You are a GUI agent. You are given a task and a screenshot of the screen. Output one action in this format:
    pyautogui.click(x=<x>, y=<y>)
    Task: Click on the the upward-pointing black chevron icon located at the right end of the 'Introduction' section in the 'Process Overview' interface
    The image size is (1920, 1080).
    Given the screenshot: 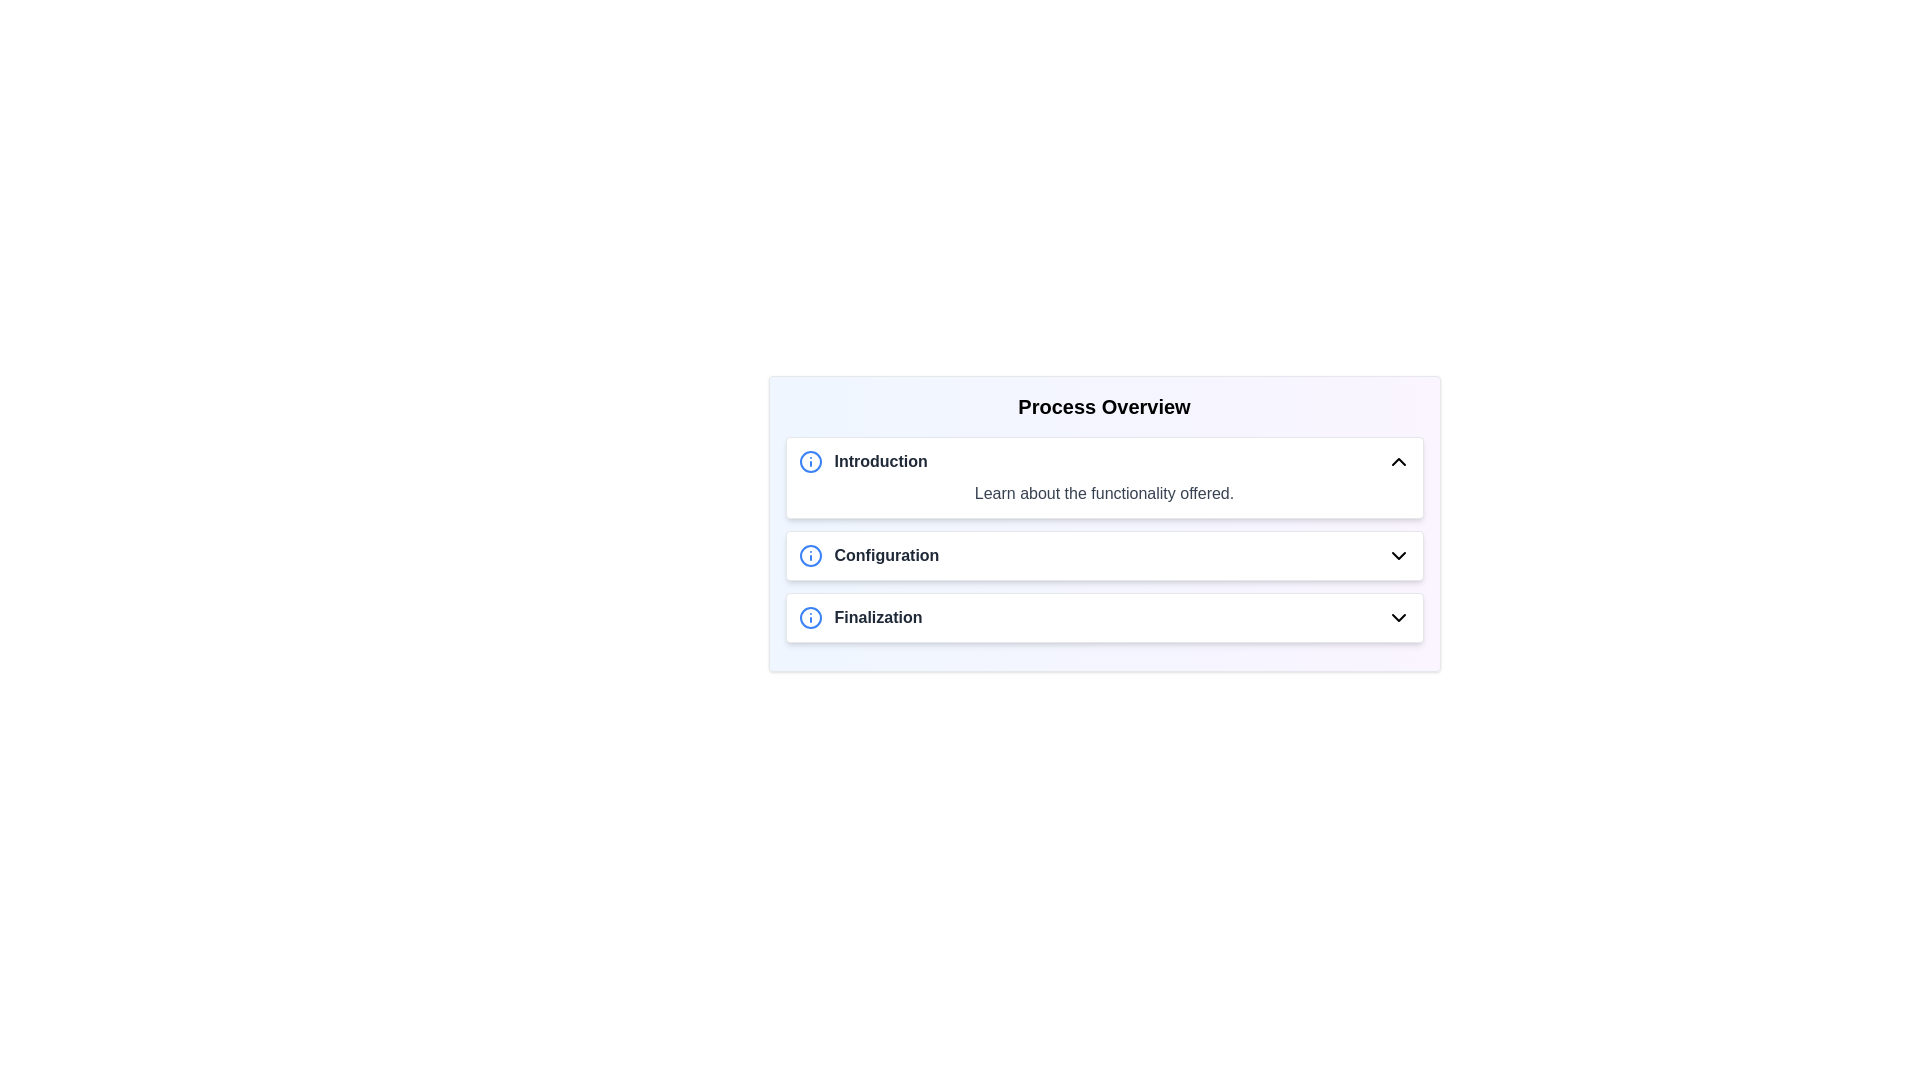 What is the action you would take?
    pyautogui.click(x=1397, y=462)
    